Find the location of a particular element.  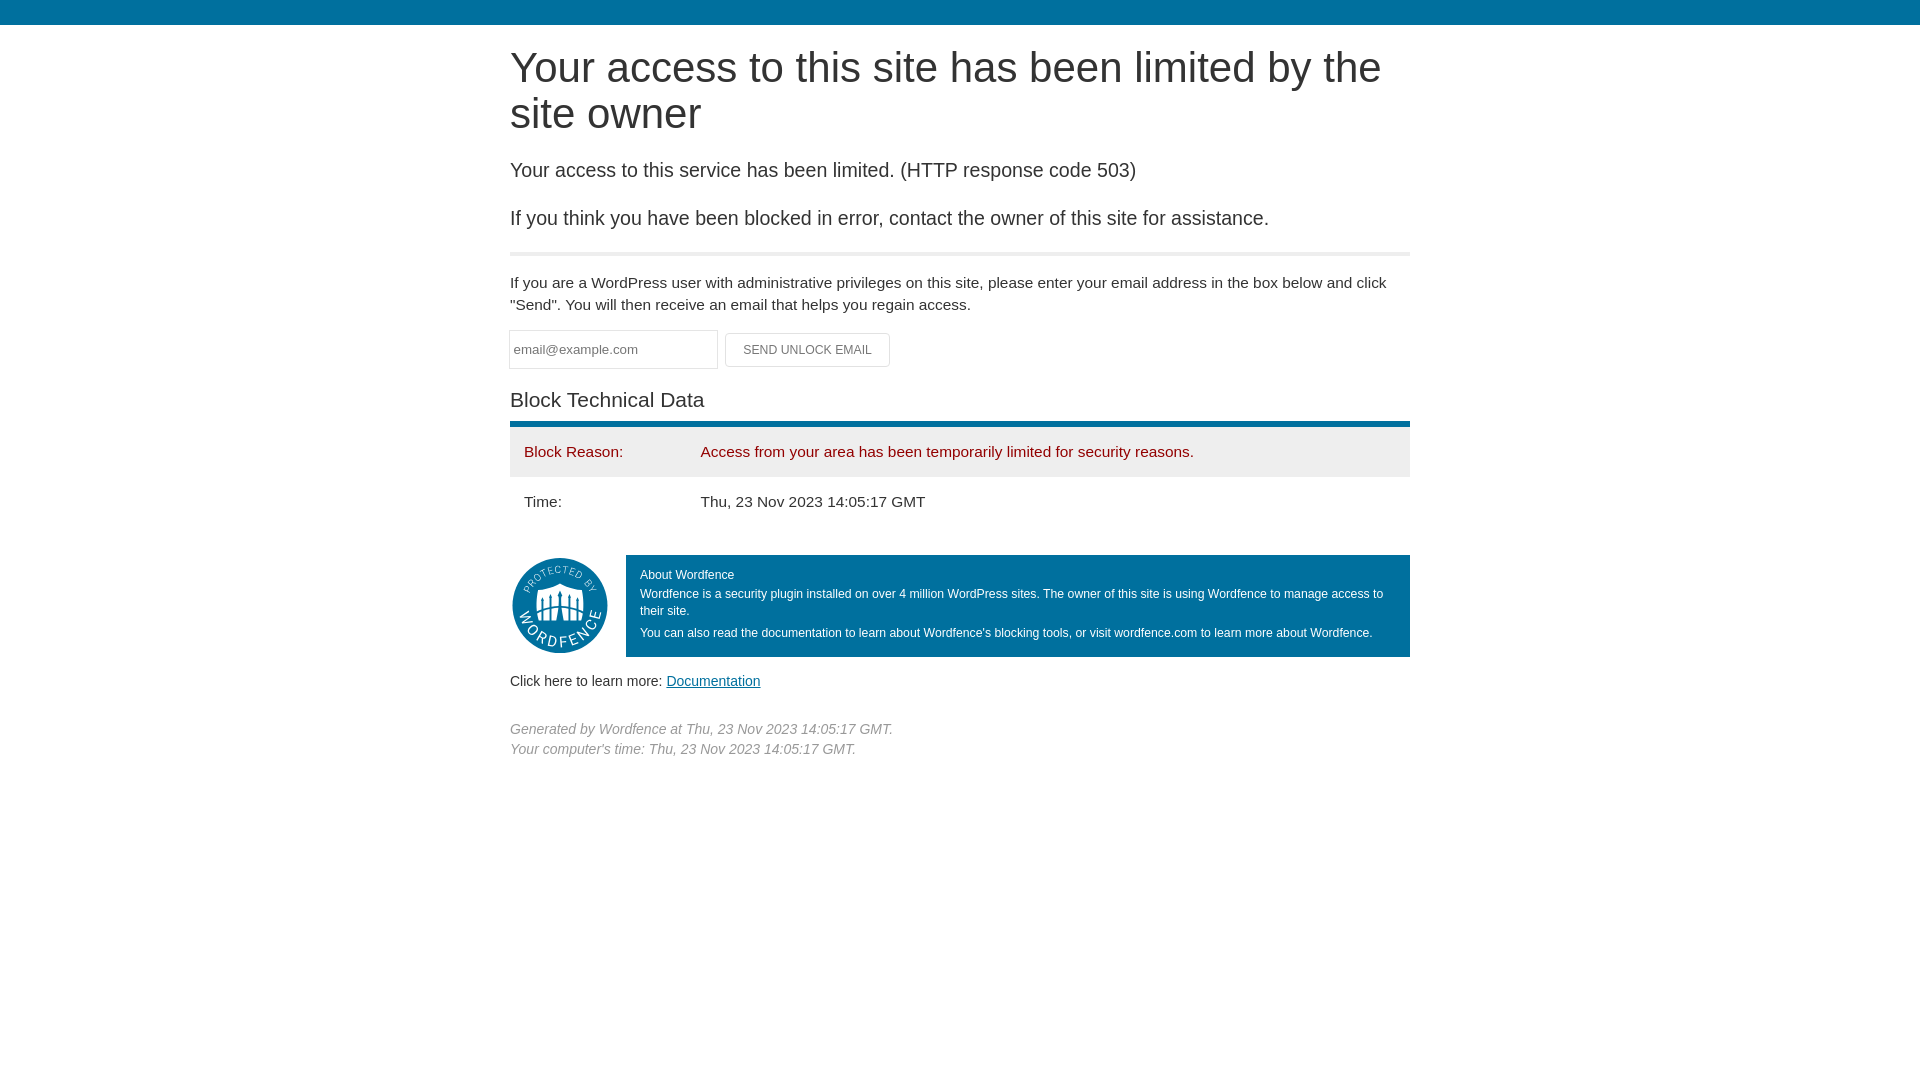

'Send Unlock Email' is located at coordinates (807, 349).